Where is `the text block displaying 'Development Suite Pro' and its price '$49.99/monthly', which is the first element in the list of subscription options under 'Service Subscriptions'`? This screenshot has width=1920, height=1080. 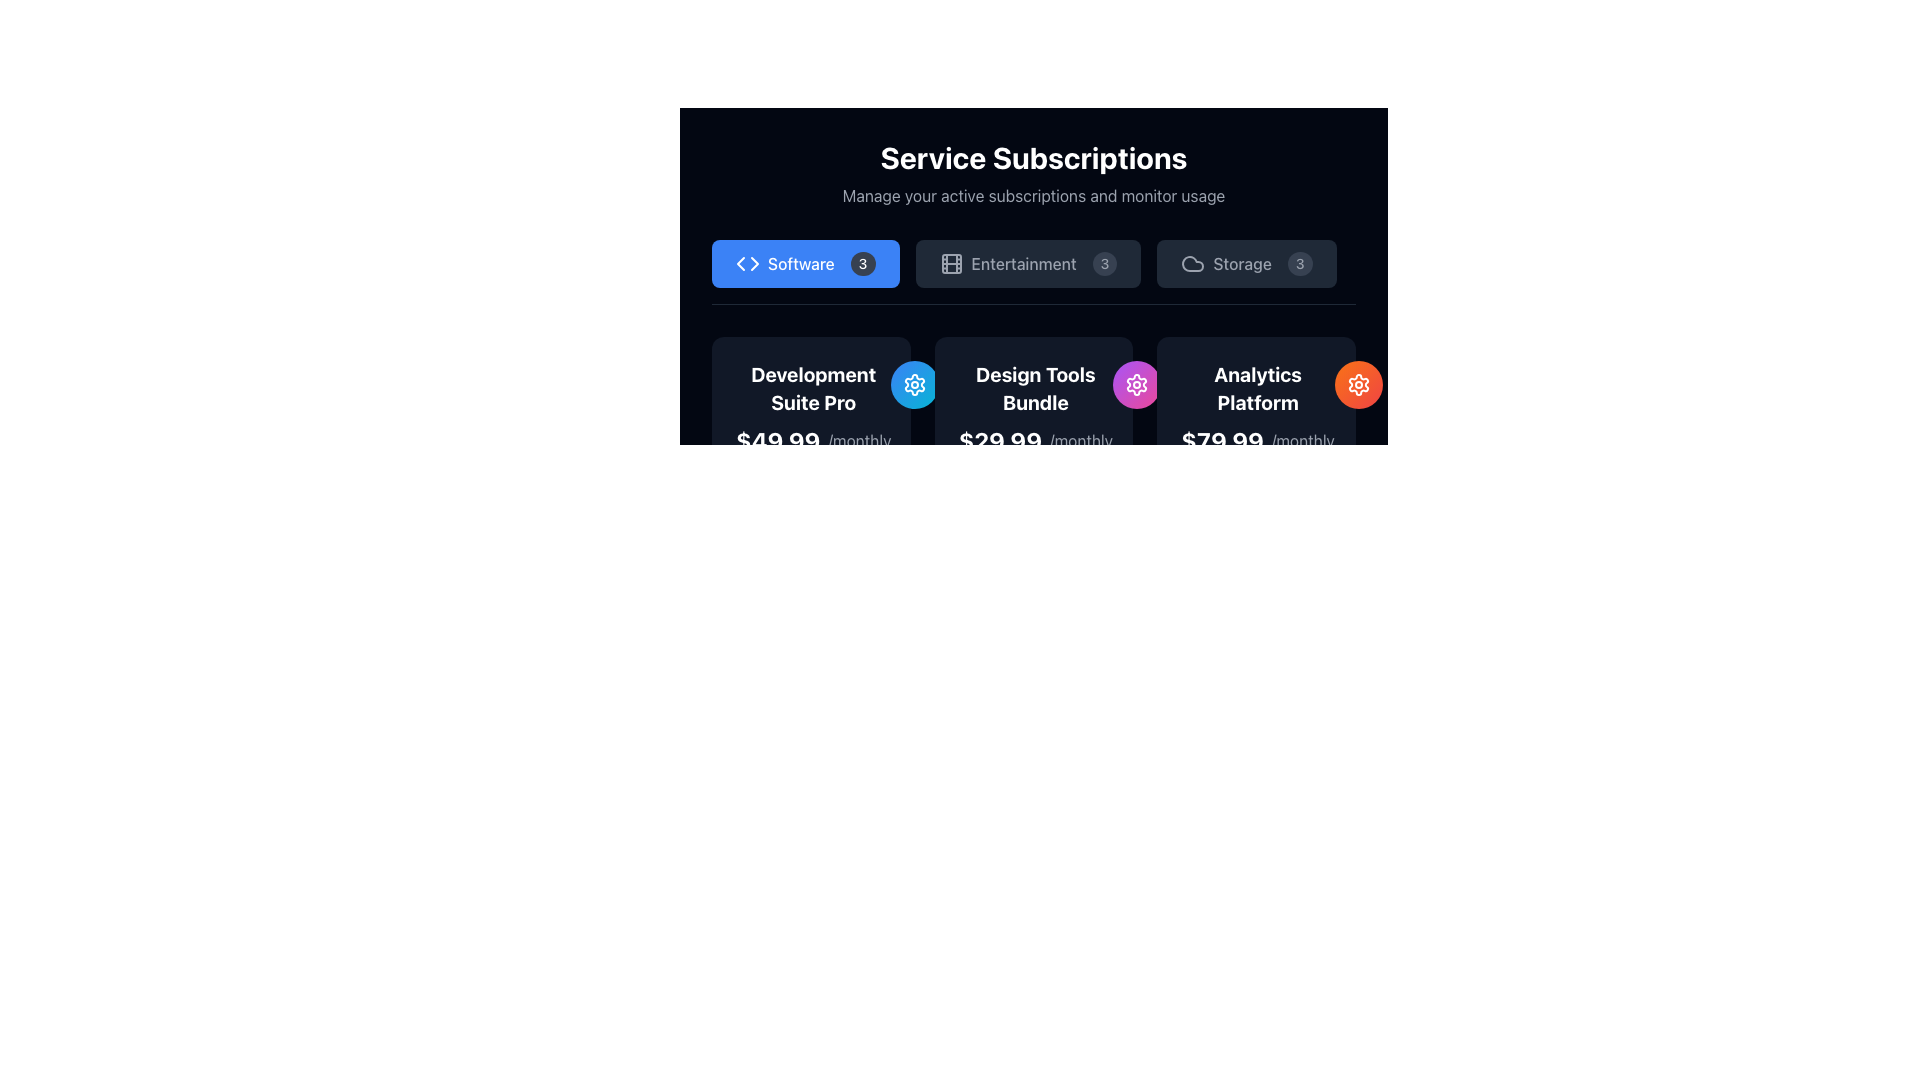
the text block displaying 'Development Suite Pro' and its price '$49.99/monthly', which is the first element in the list of subscription options under 'Service Subscriptions' is located at coordinates (813, 407).